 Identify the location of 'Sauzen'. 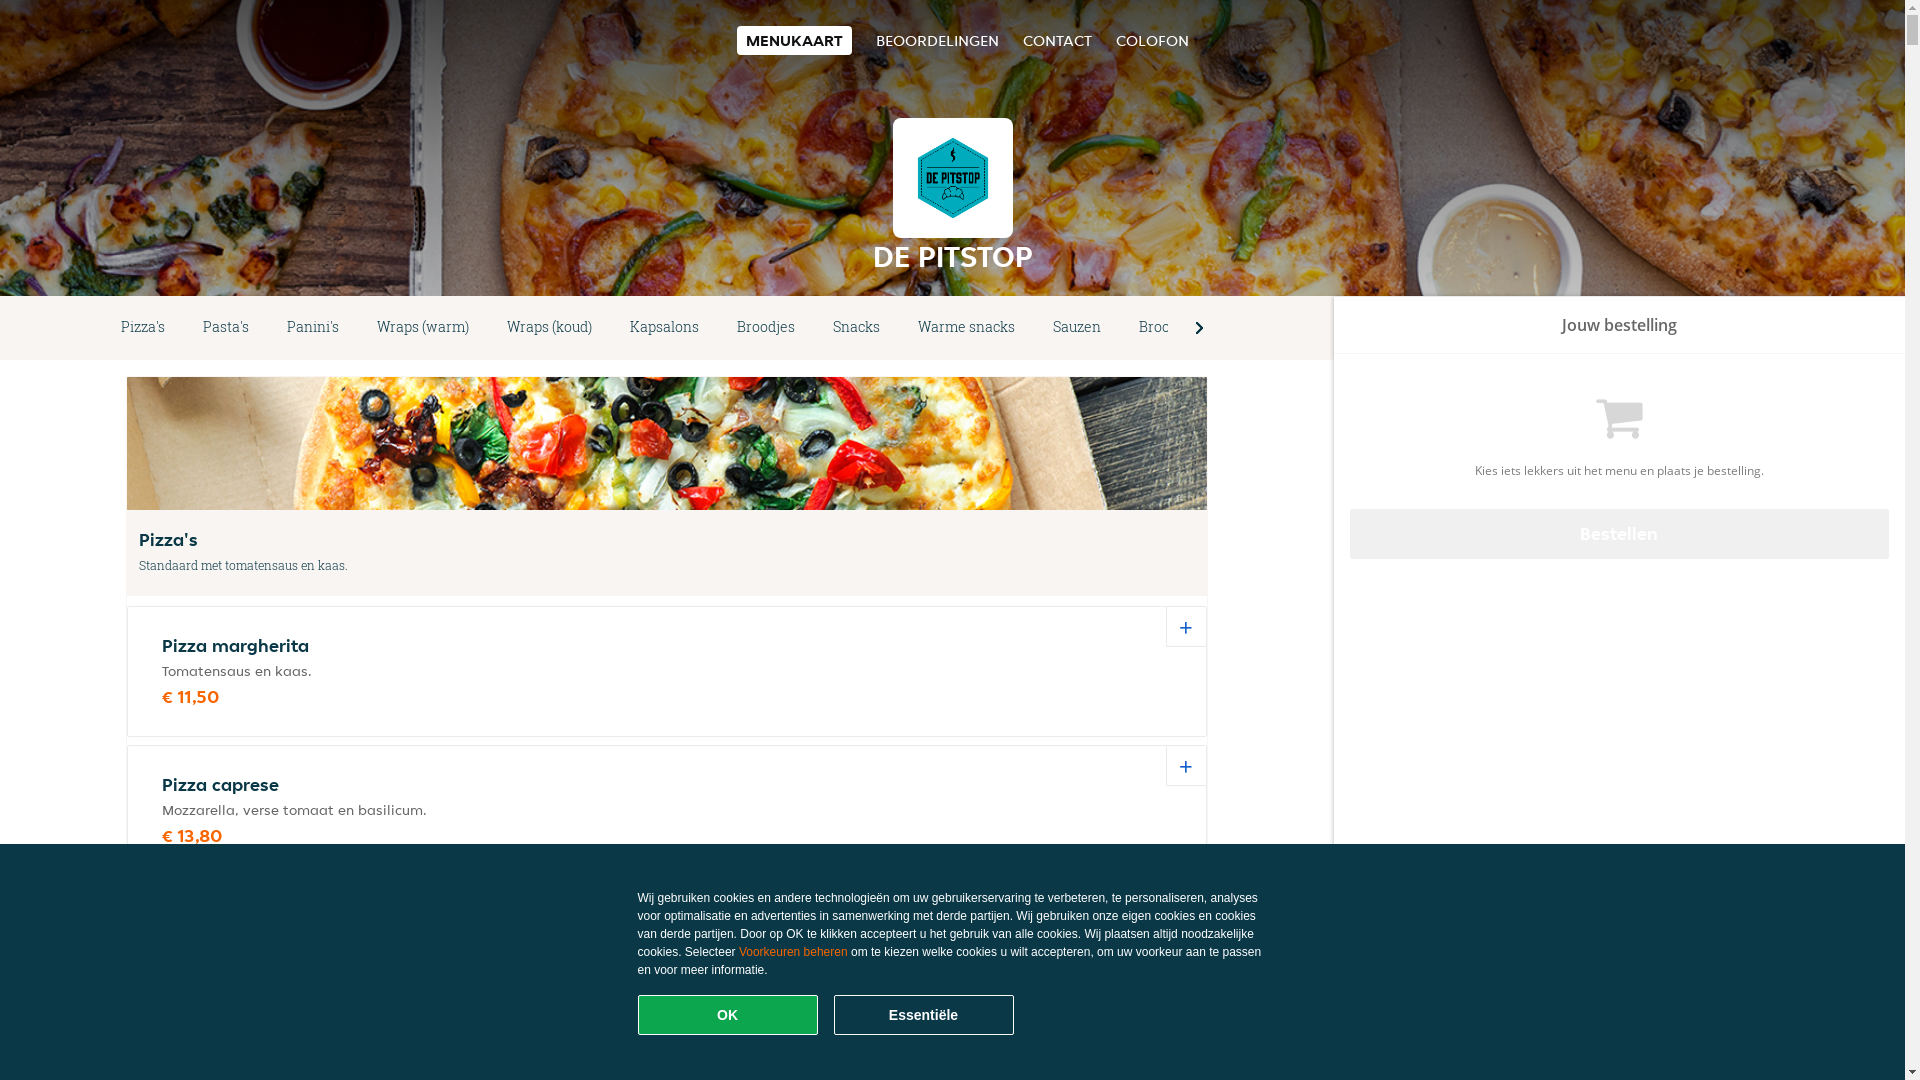
(1075, 326).